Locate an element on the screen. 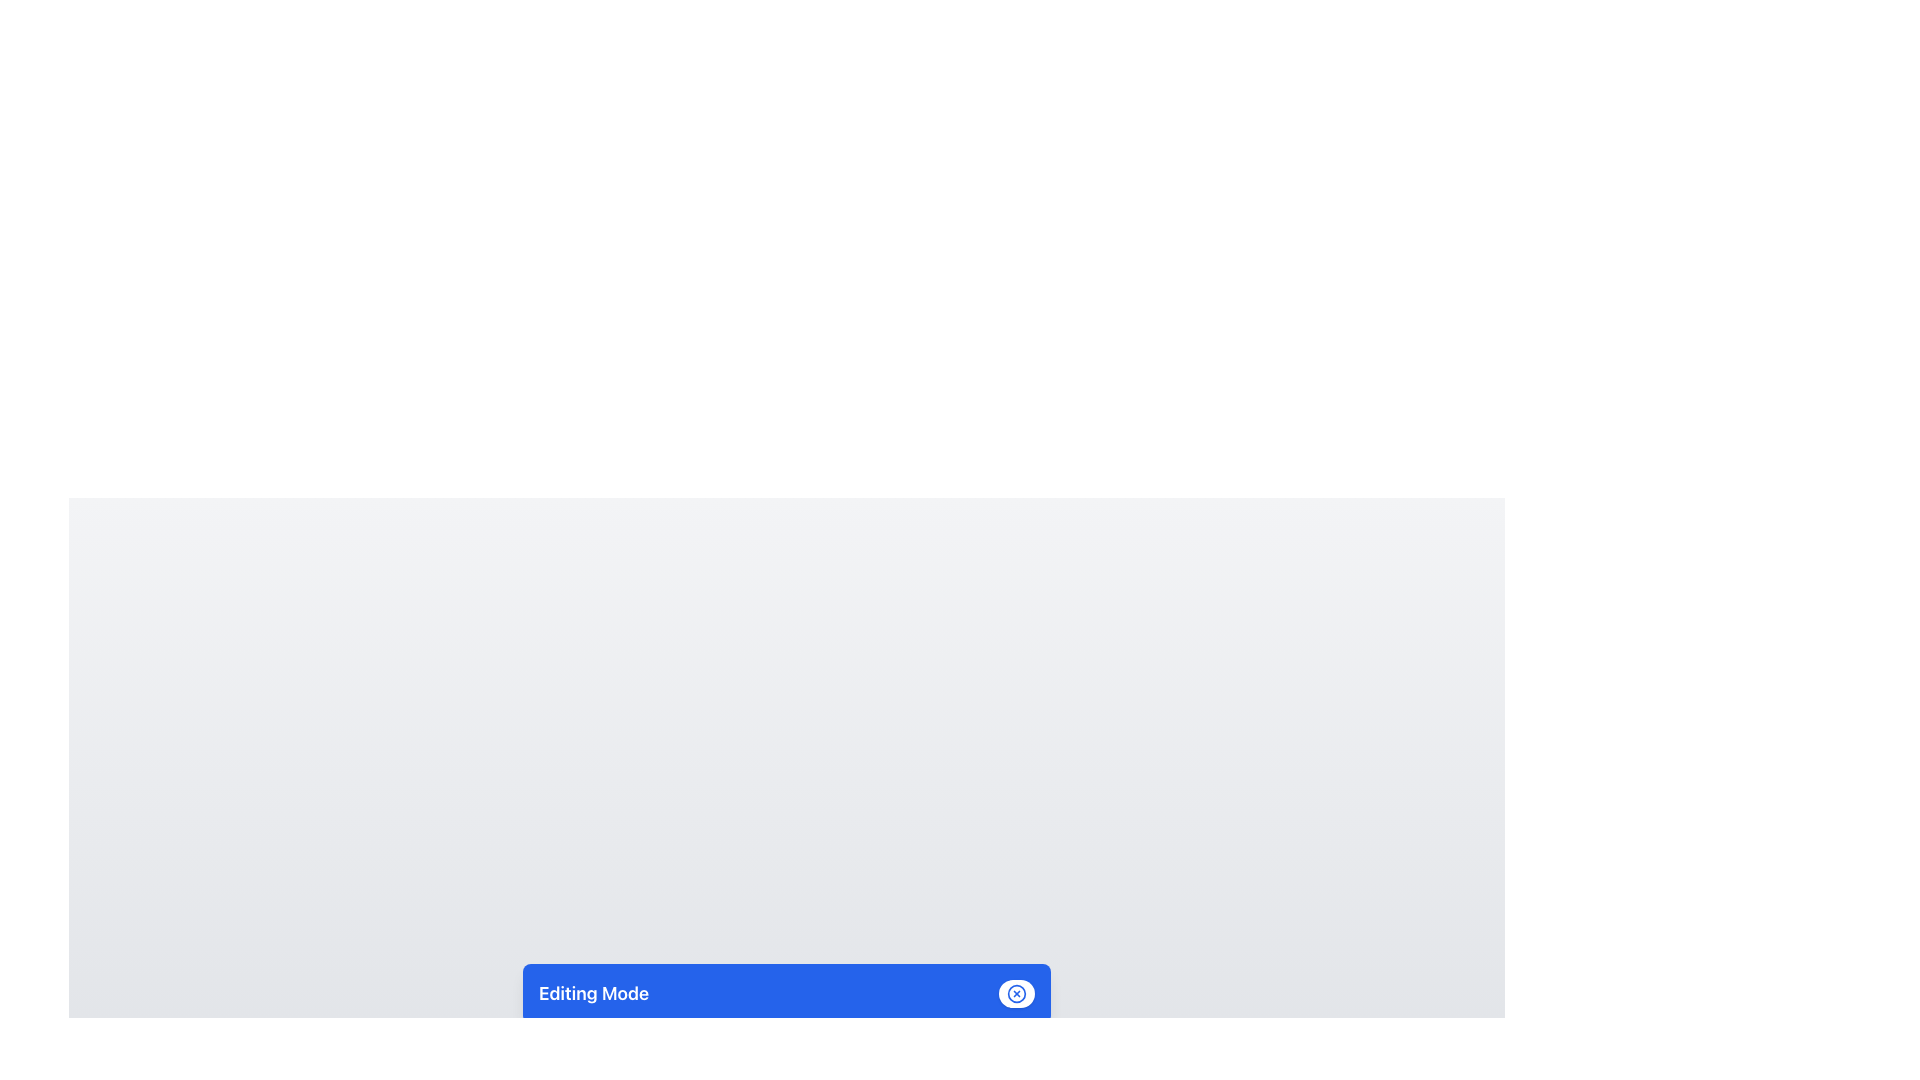 Image resolution: width=1920 pixels, height=1080 pixels. the static text element displaying 'Editing Mode', which is bold and white on a blue background is located at coordinates (593, 994).